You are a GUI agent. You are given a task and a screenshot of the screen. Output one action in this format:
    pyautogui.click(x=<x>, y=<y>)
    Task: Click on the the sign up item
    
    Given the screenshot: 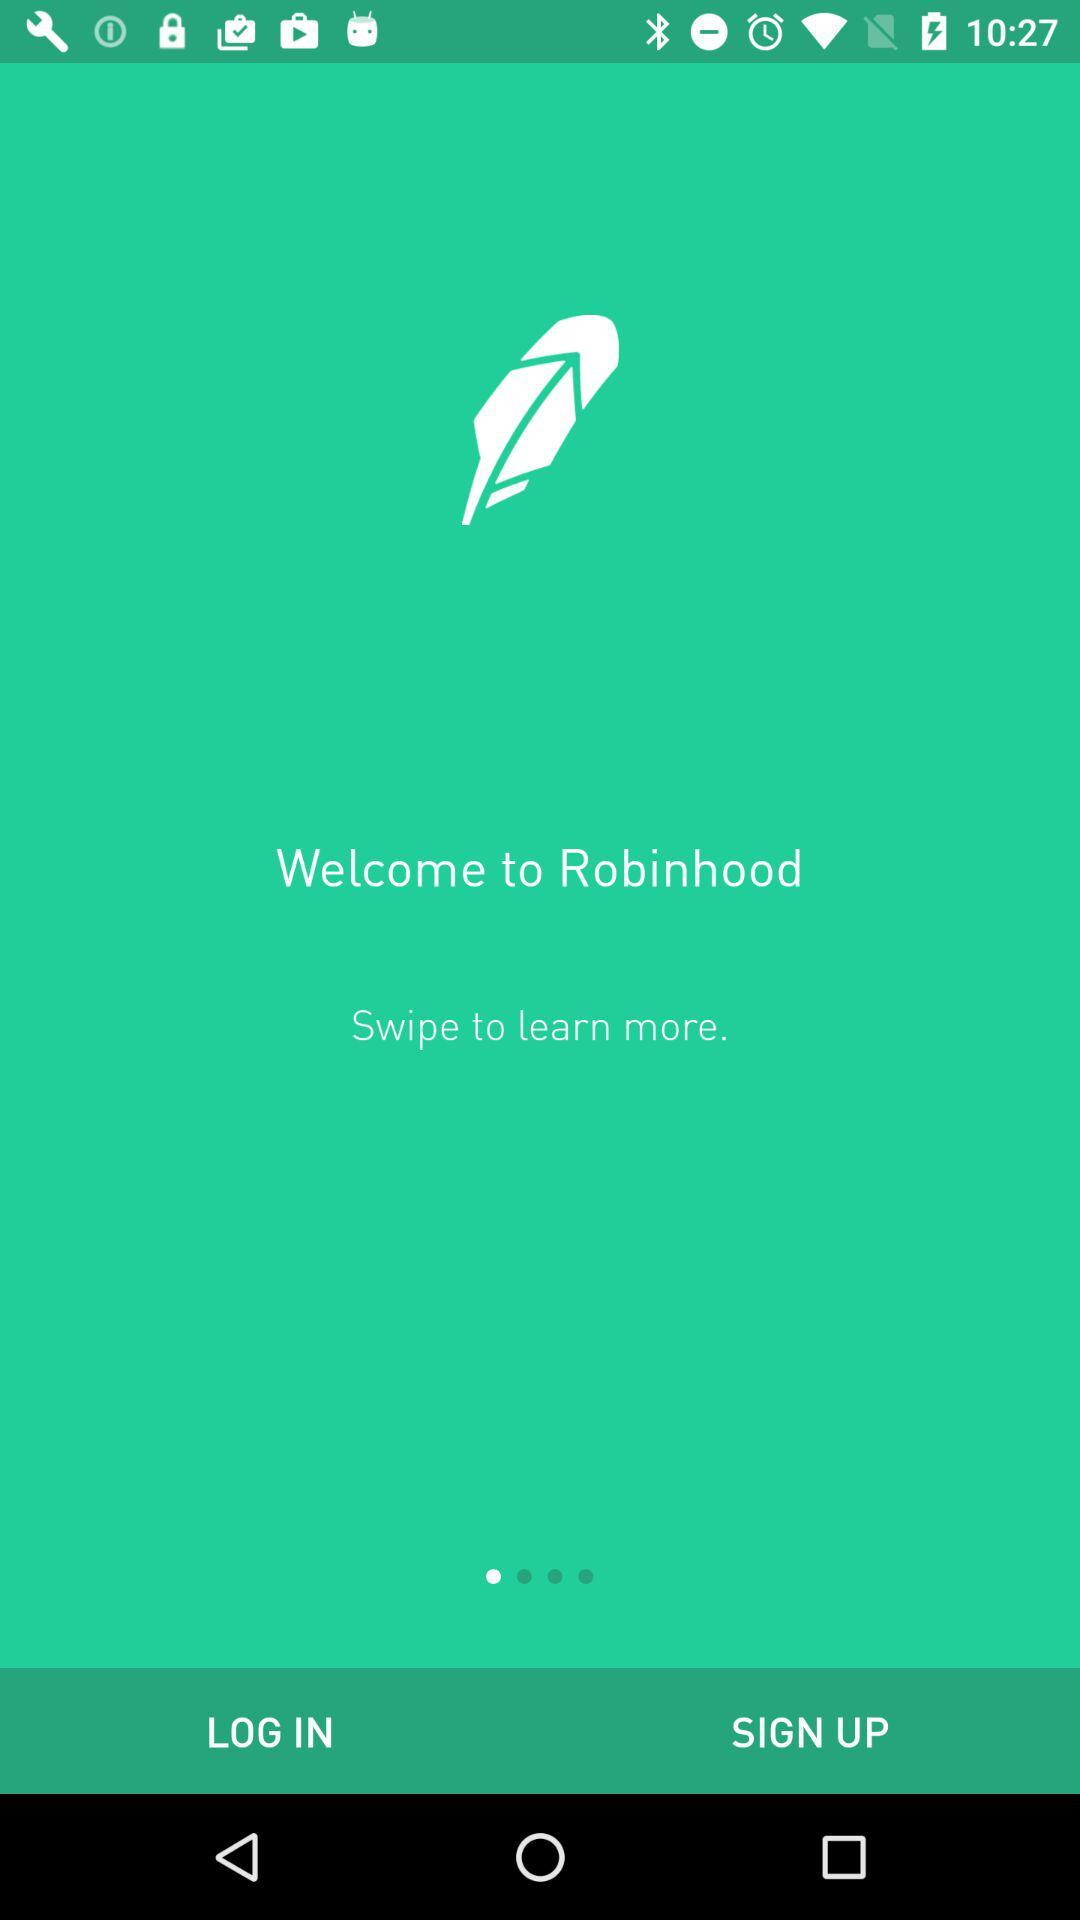 What is the action you would take?
    pyautogui.click(x=810, y=1730)
    